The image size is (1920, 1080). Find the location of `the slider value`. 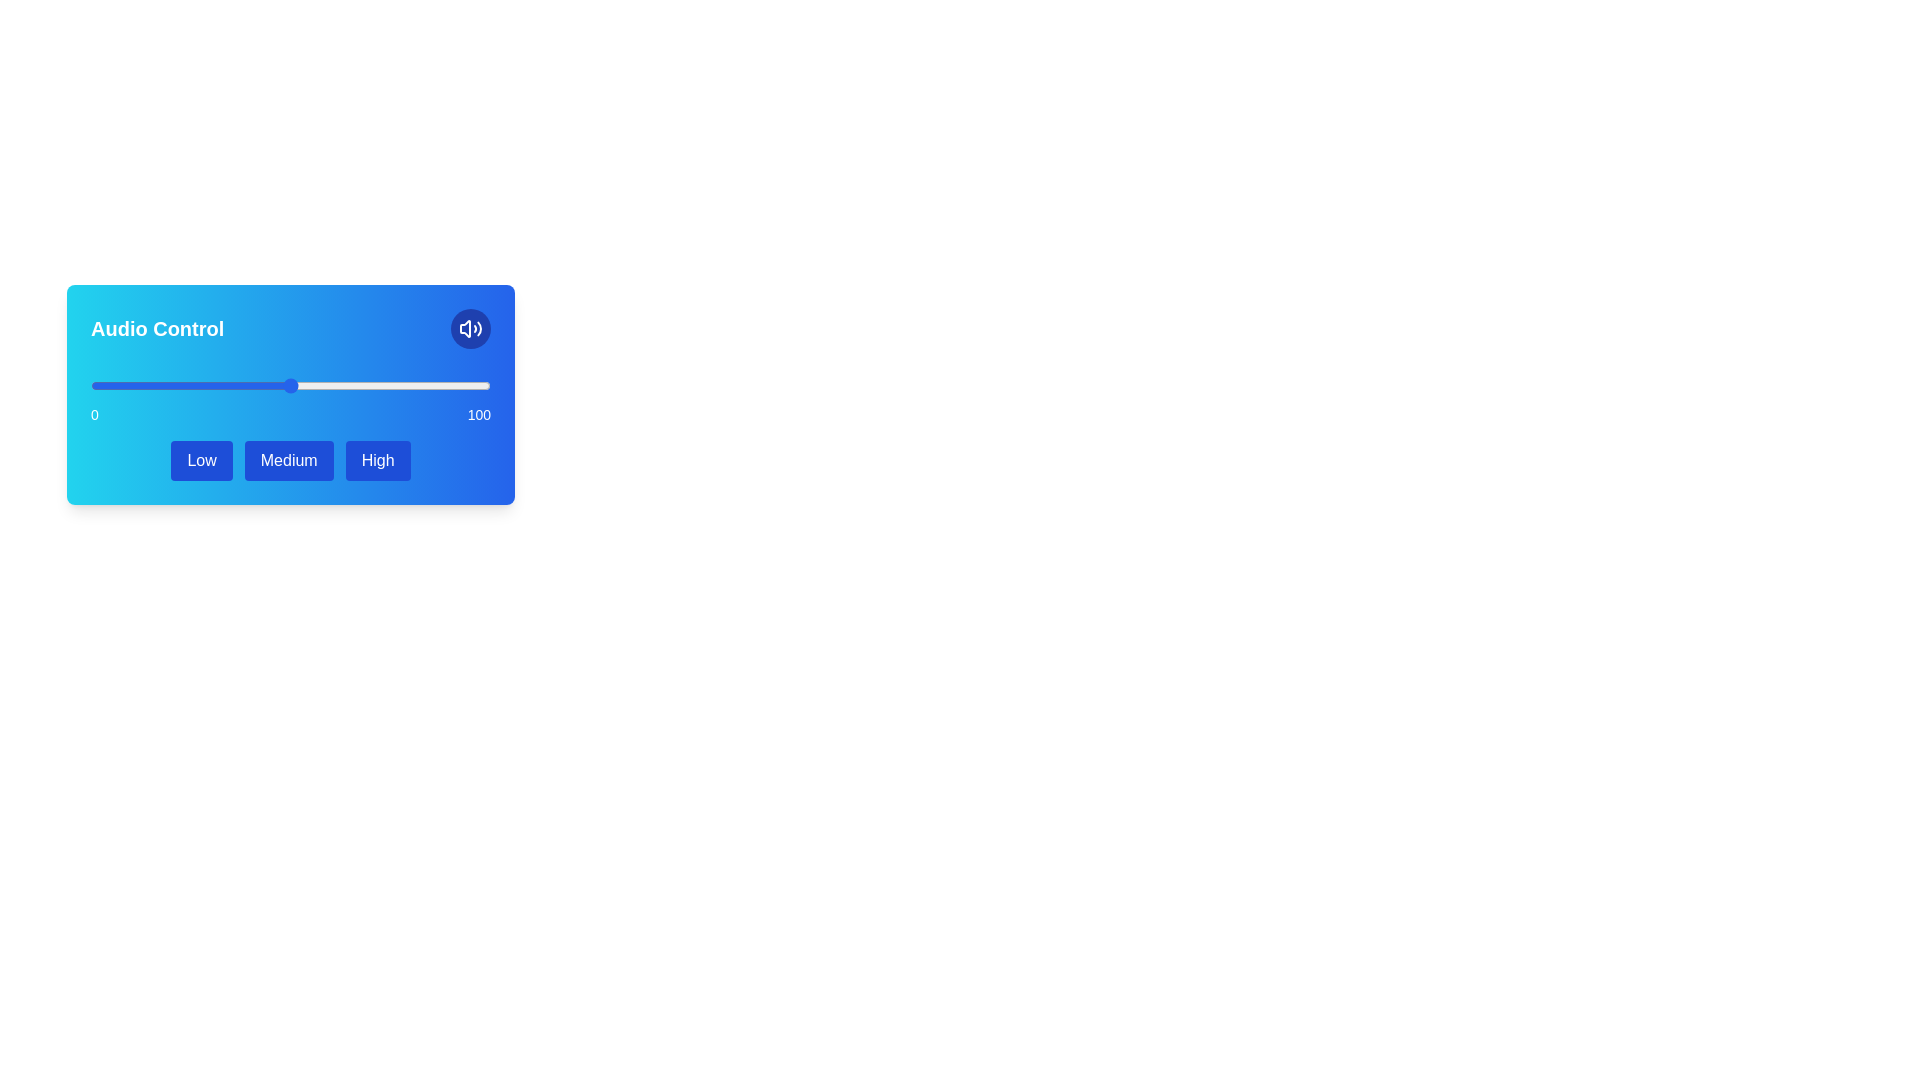

the slider value is located at coordinates (191, 385).